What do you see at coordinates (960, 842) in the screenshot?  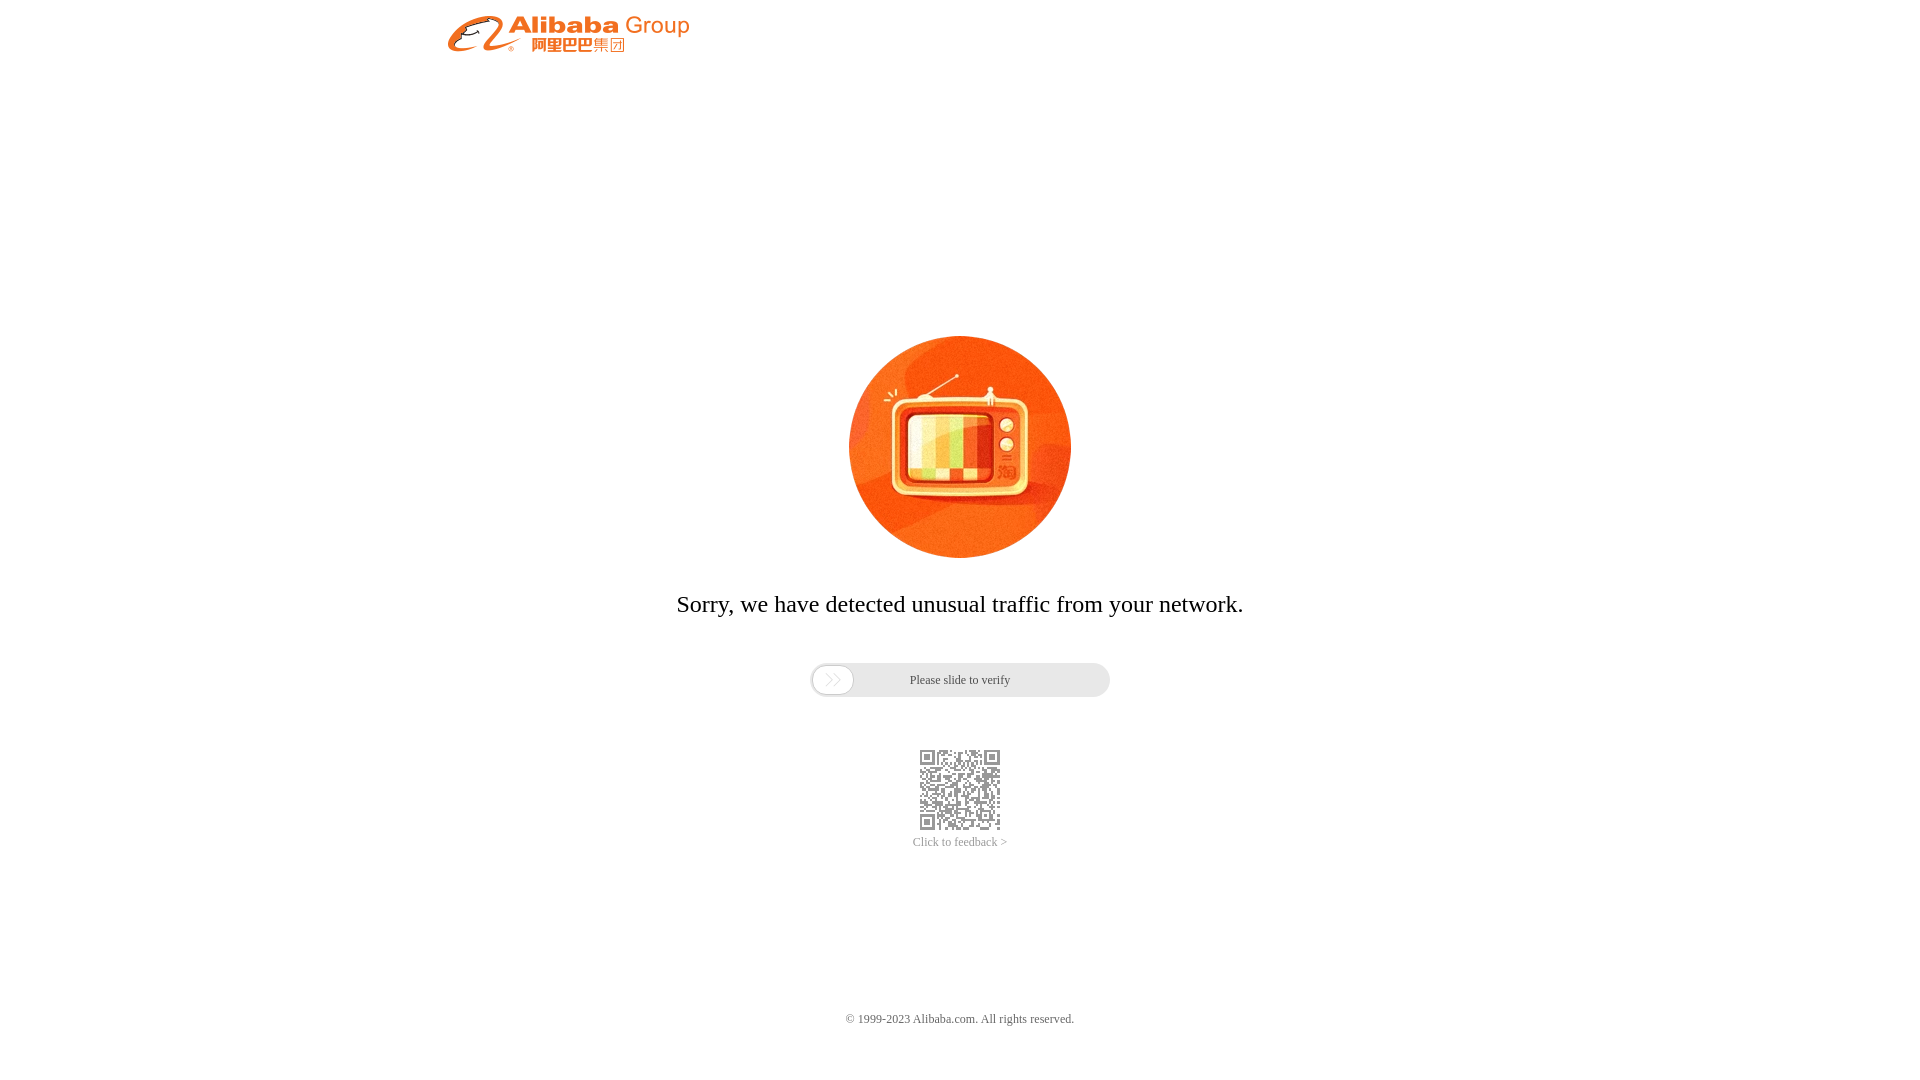 I see `'Click to feedback >'` at bounding box center [960, 842].